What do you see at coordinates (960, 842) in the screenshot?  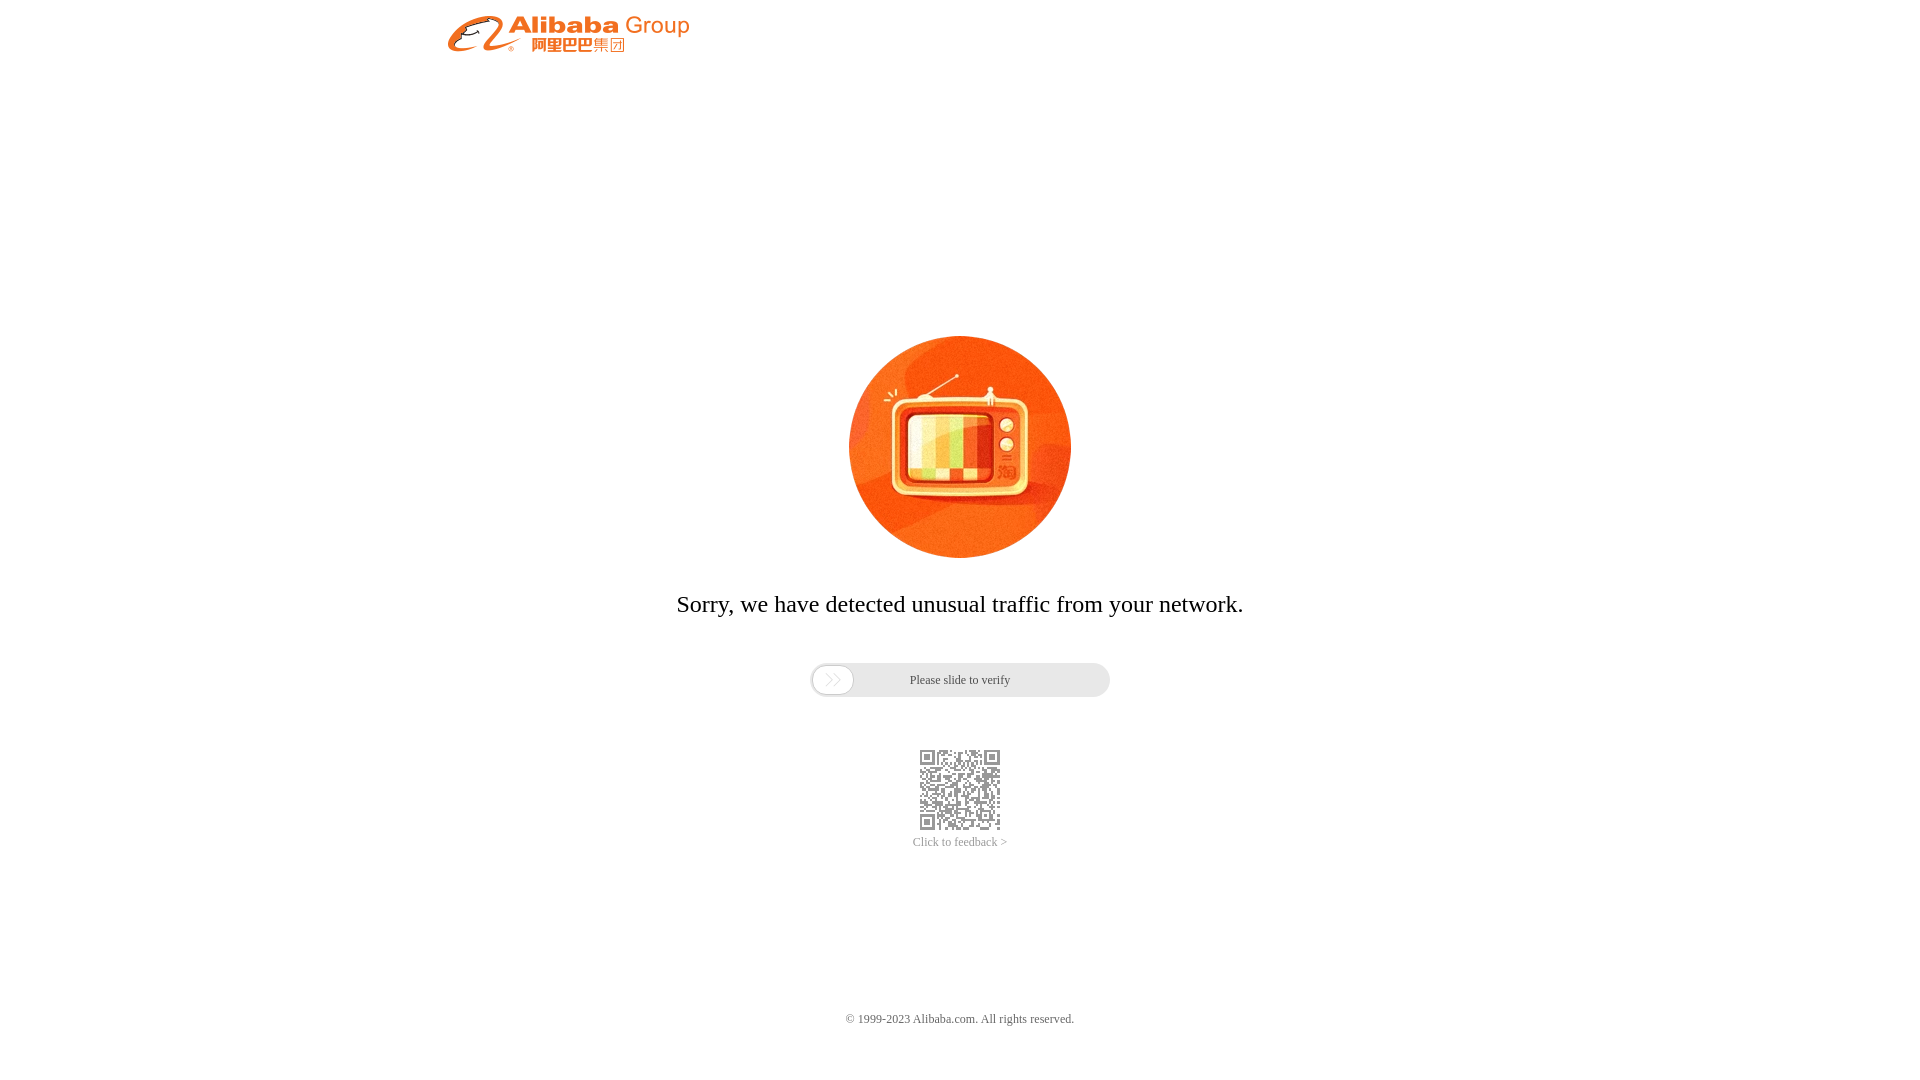 I see `'Click to feedback >'` at bounding box center [960, 842].